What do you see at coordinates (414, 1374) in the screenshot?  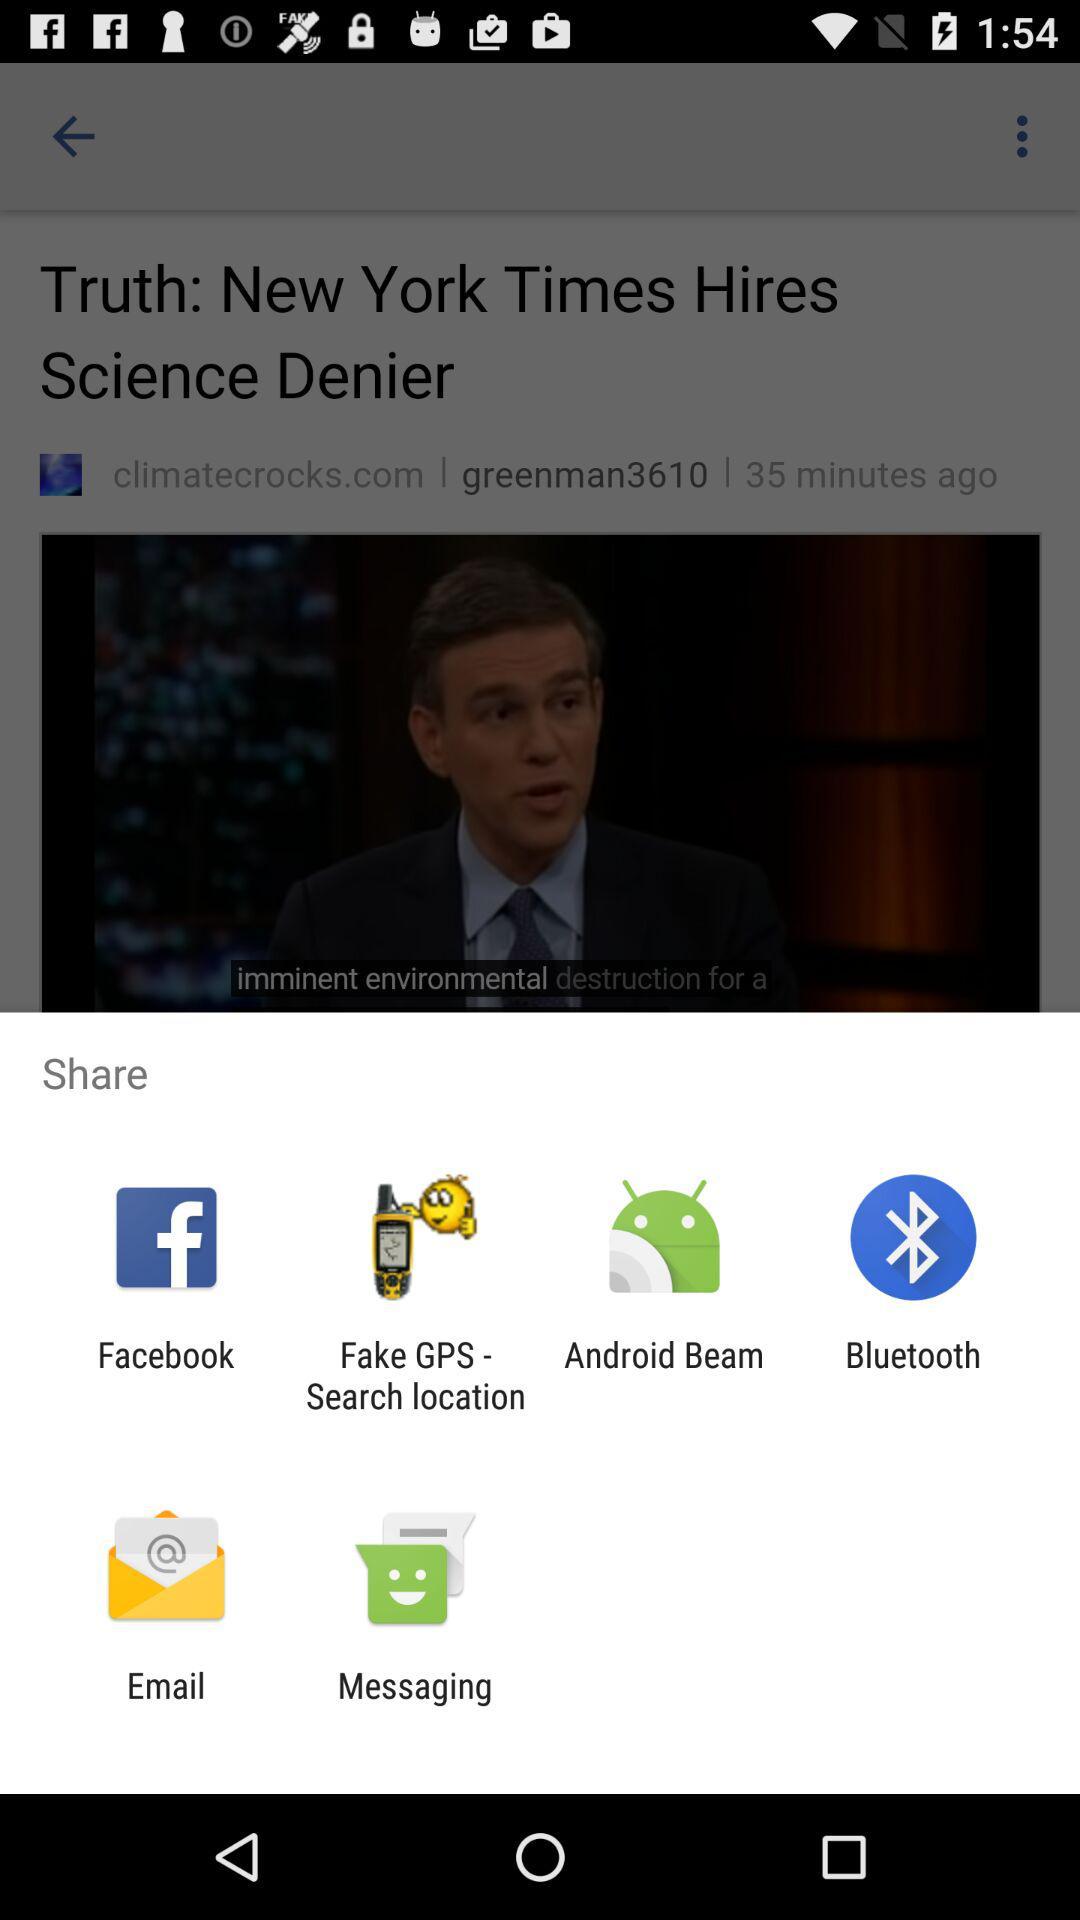 I see `the fake gps search` at bounding box center [414, 1374].